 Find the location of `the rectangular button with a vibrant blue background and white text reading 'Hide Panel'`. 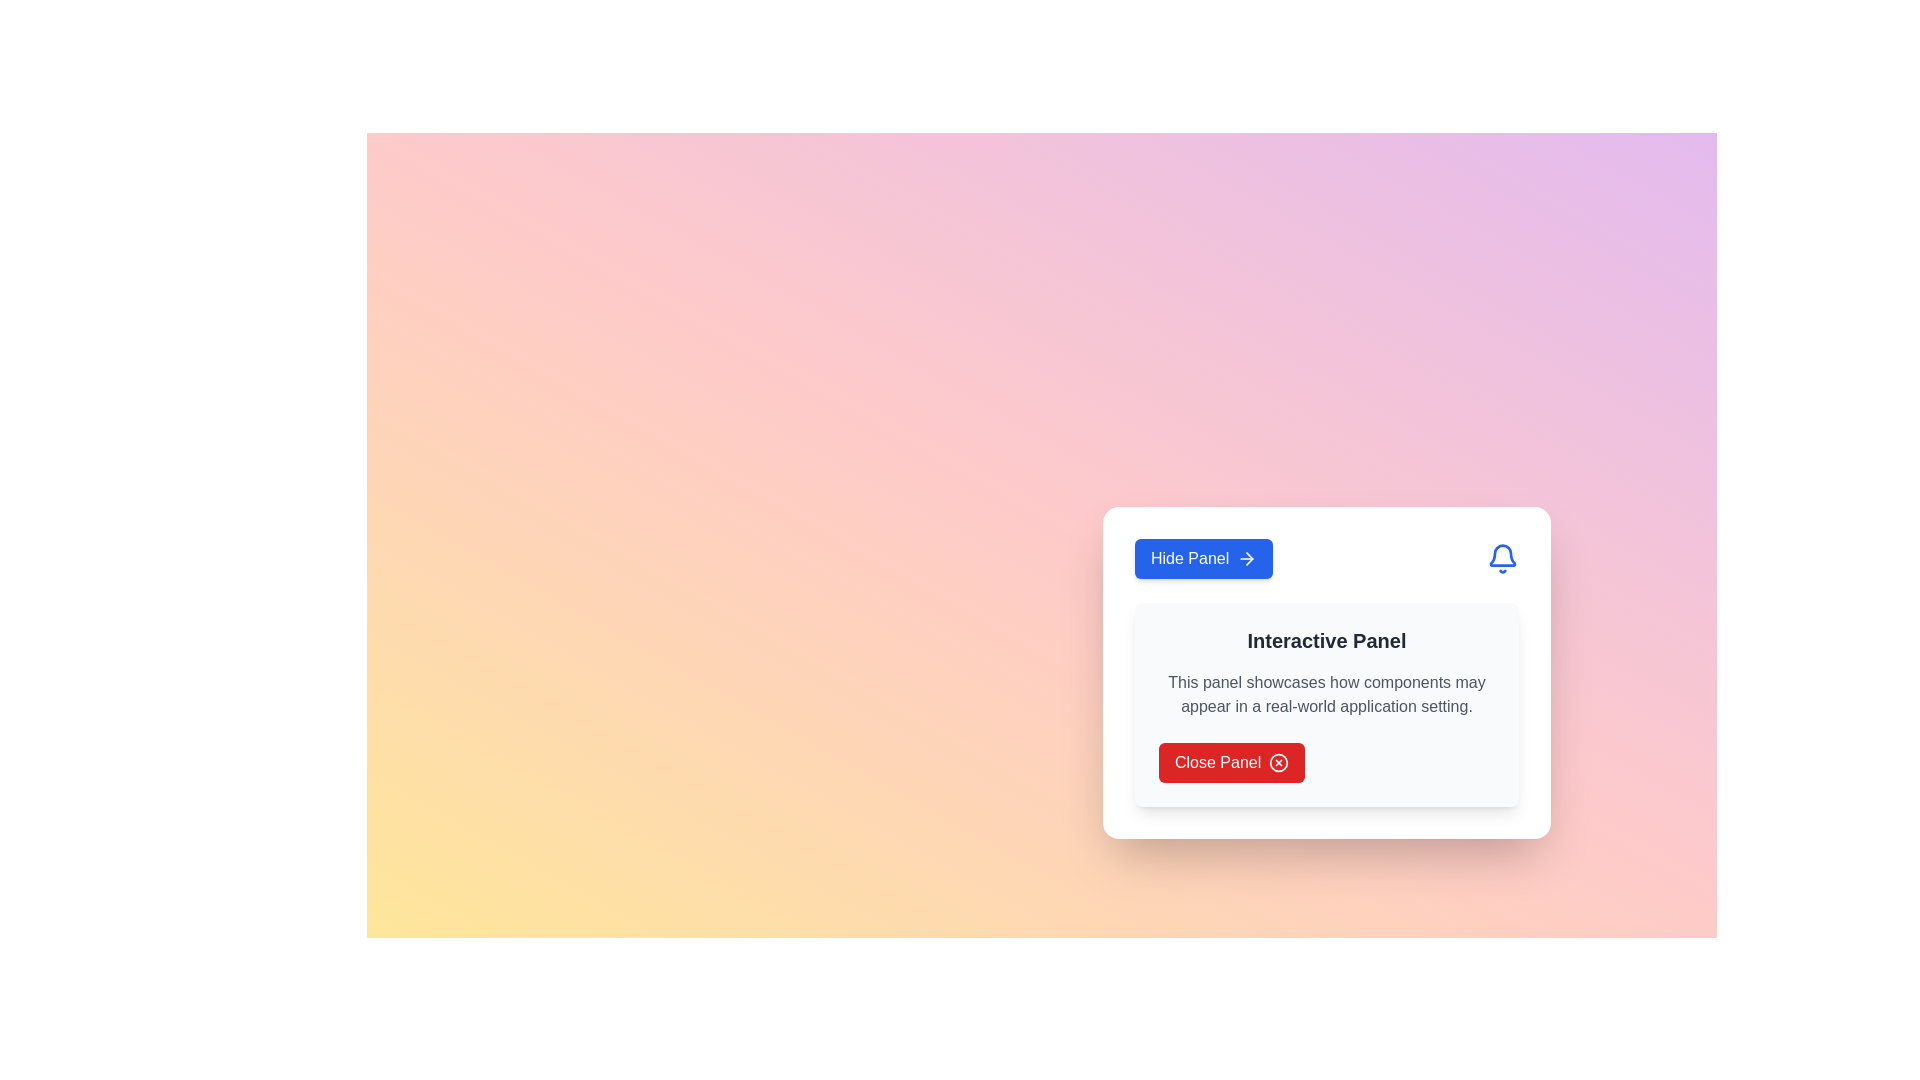

the rectangular button with a vibrant blue background and white text reading 'Hide Panel' is located at coordinates (1203, 559).